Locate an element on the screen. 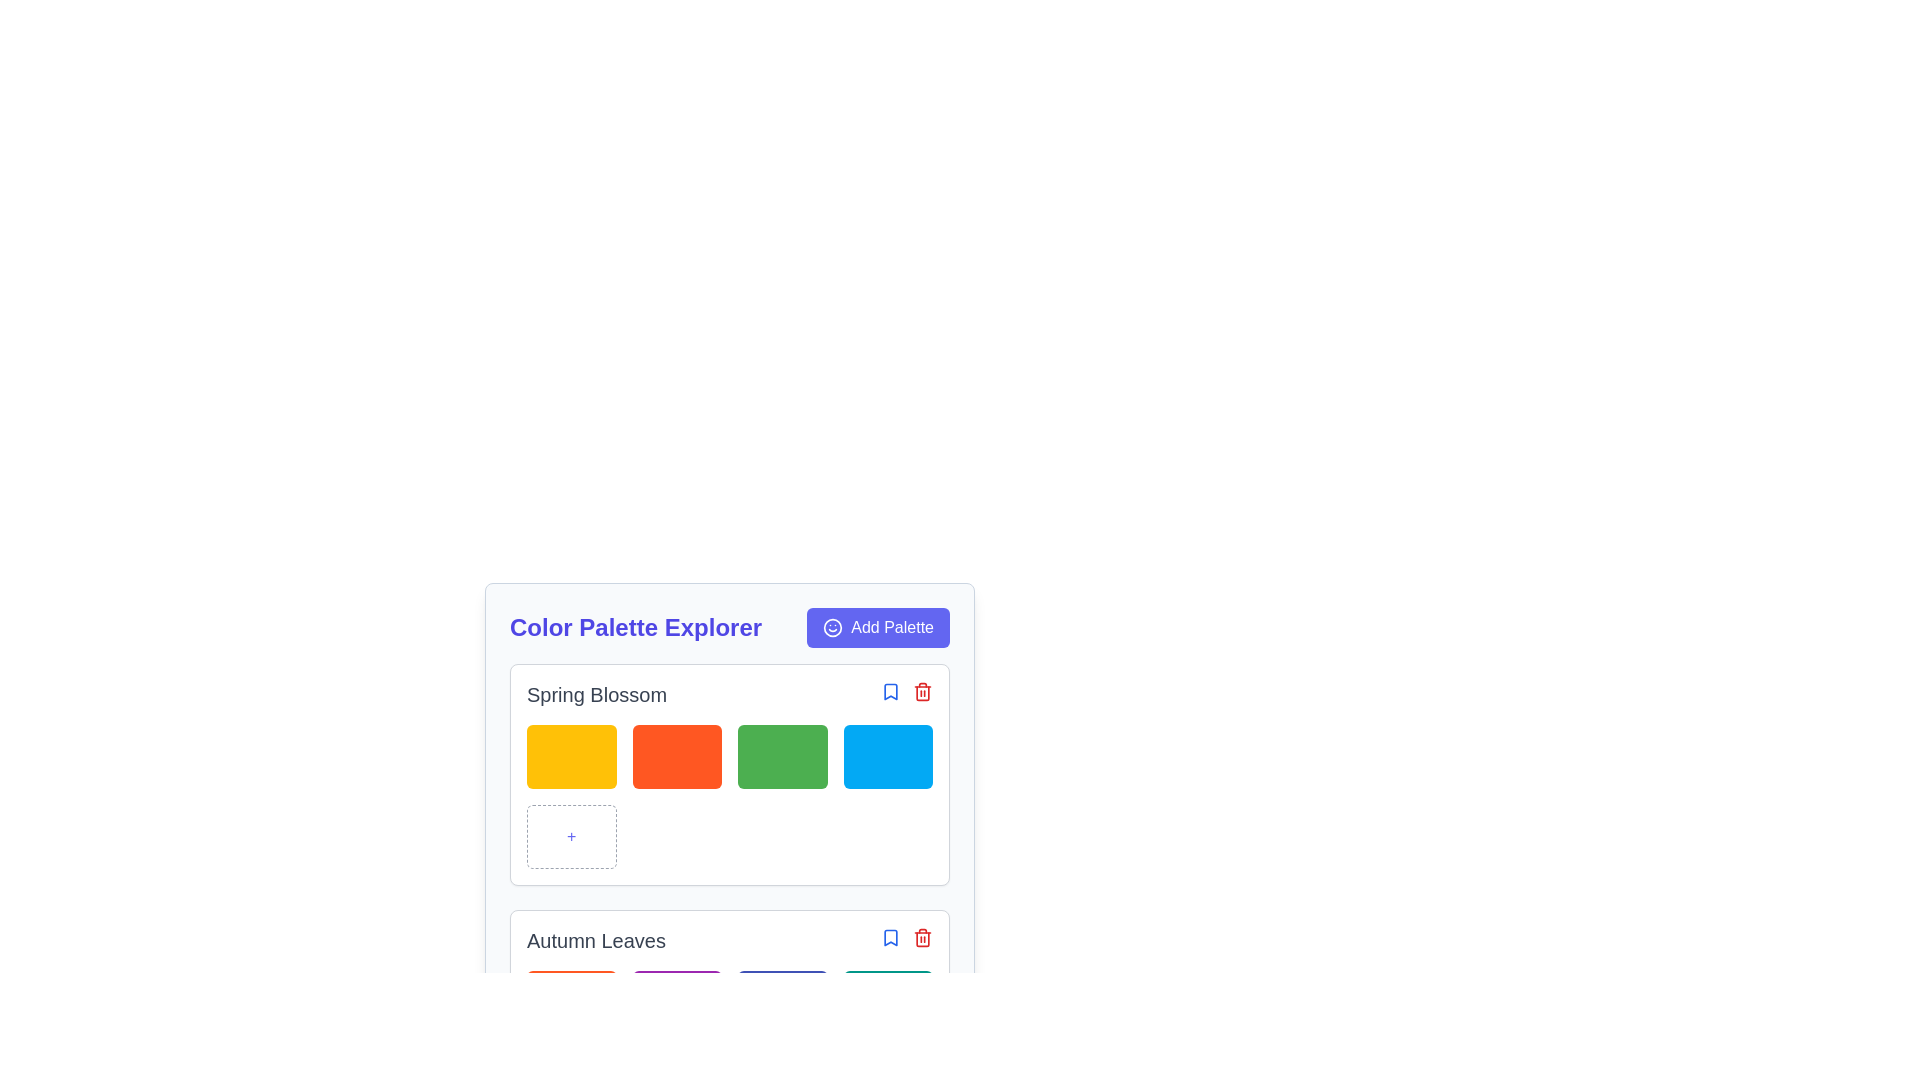  the trash icon located to the far right of the 'Spring Blossom' palette header is located at coordinates (921, 690).